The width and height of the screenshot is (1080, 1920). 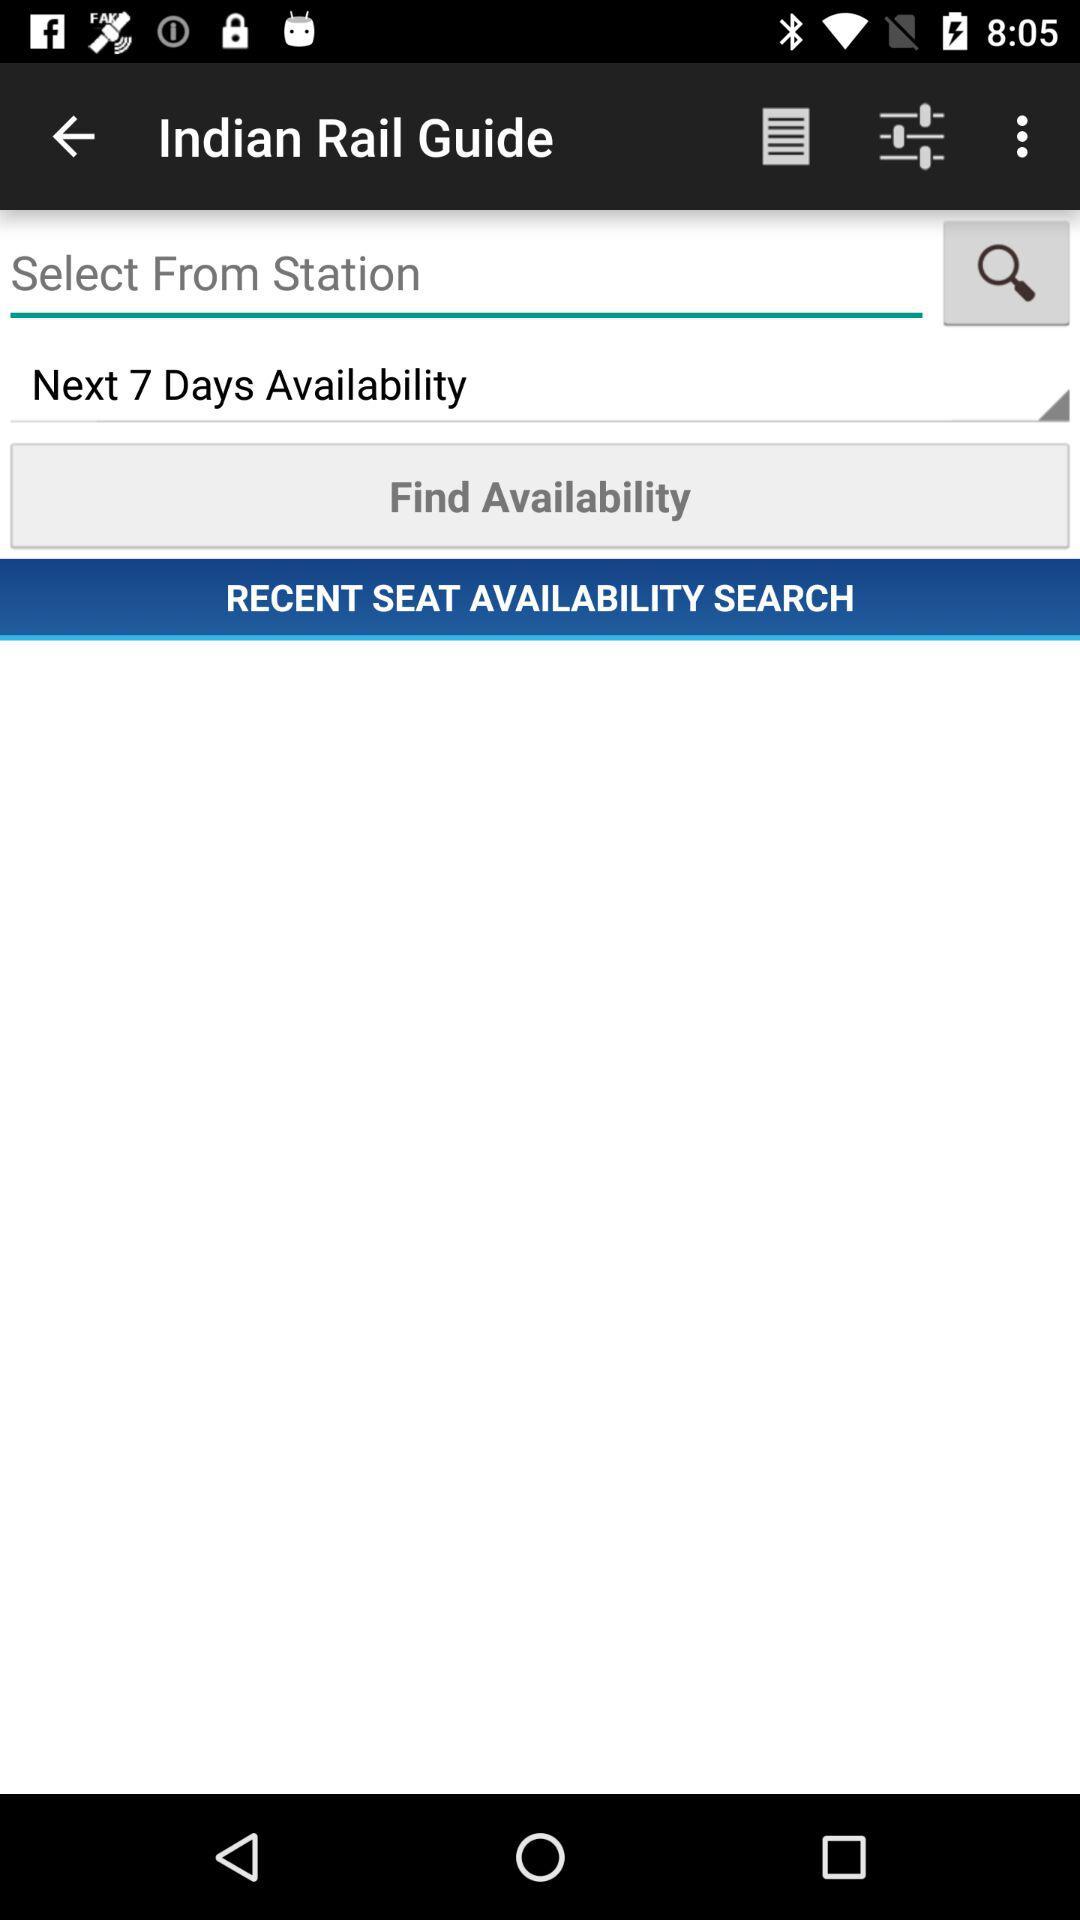 What do you see at coordinates (1006, 272) in the screenshot?
I see `the search icon` at bounding box center [1006, 272].